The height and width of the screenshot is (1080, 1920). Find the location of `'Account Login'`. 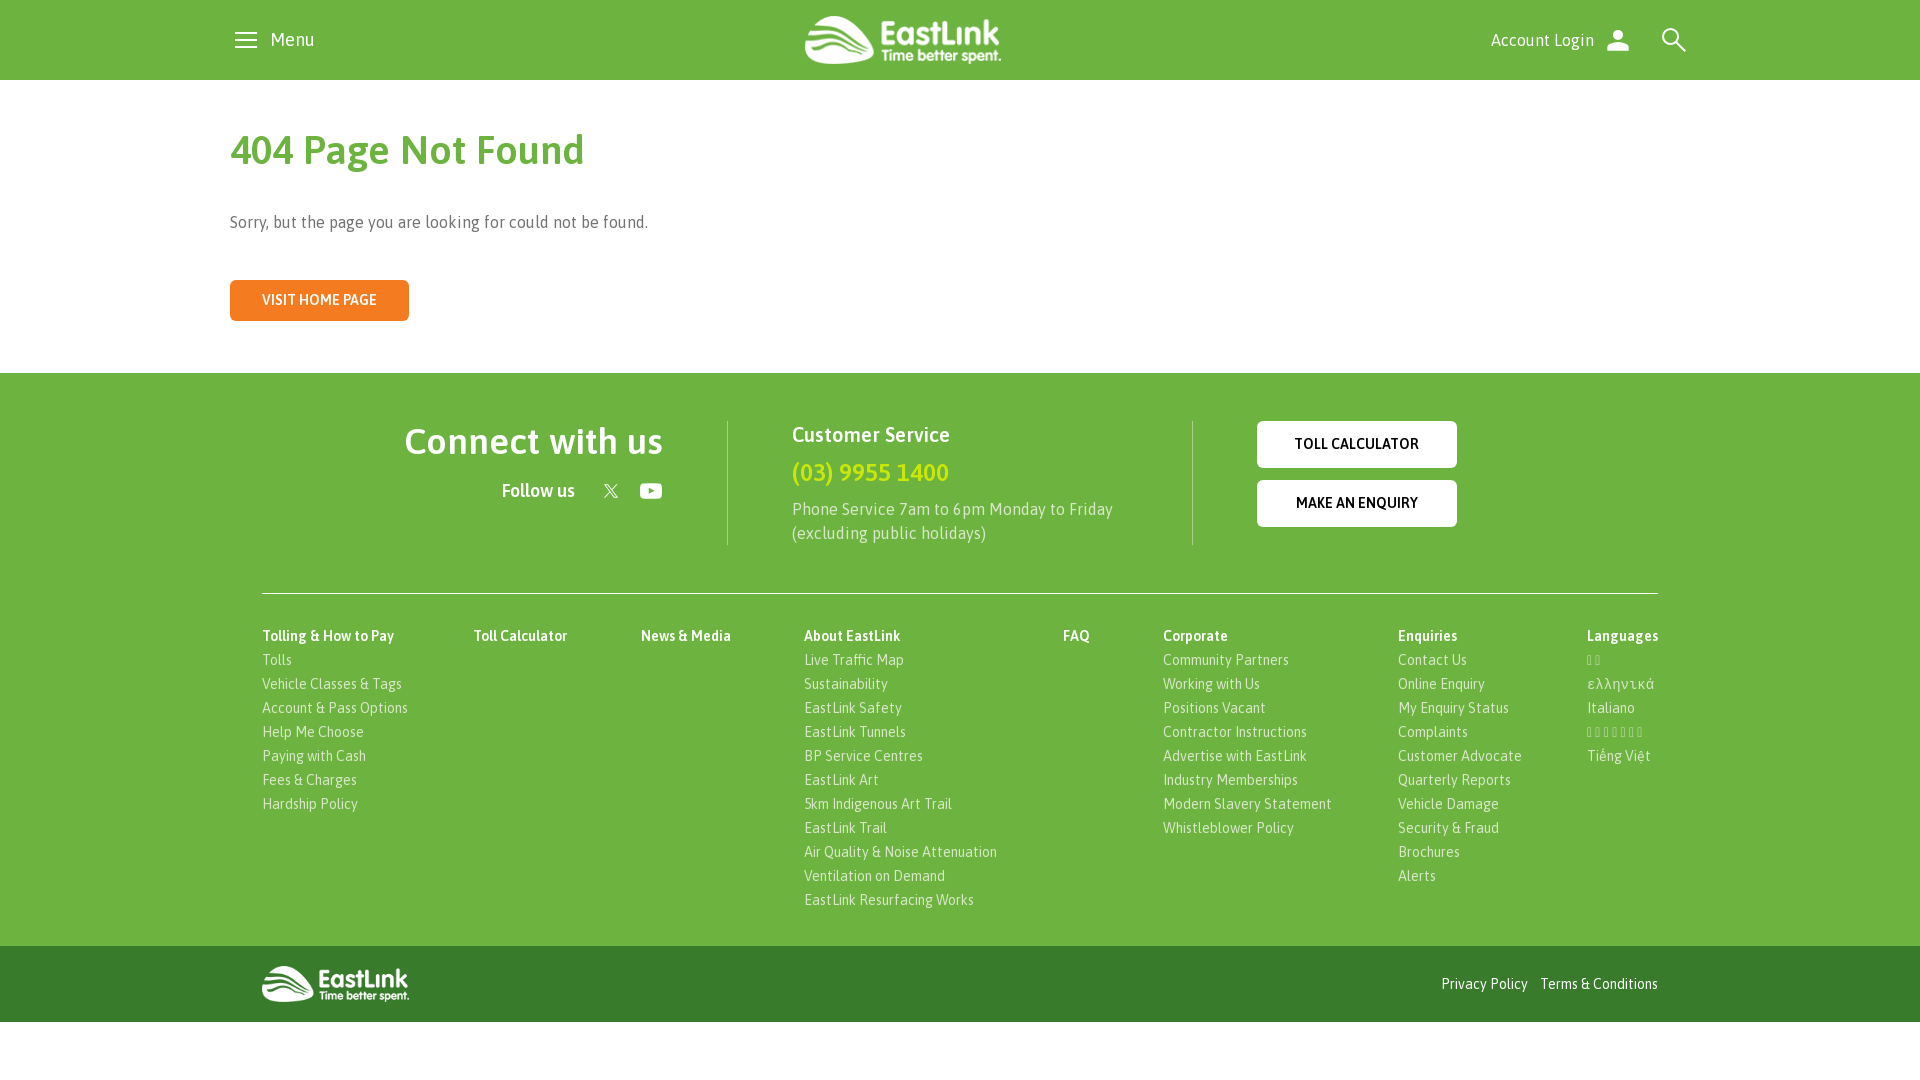

'Account Login' is located at coordinates (1561, 39).